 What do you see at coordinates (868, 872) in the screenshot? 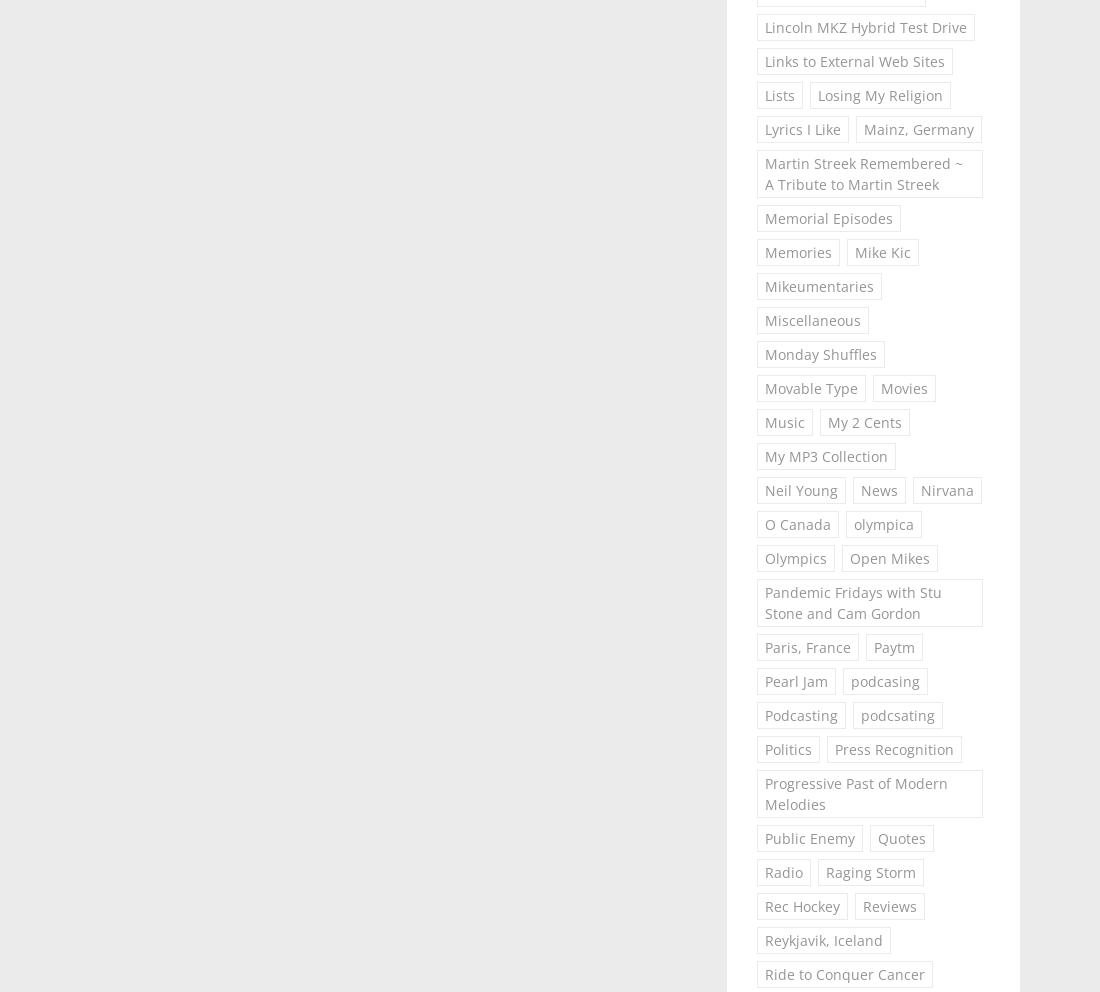
I see `'Raging Storm'` at bounding box center [868, 872].